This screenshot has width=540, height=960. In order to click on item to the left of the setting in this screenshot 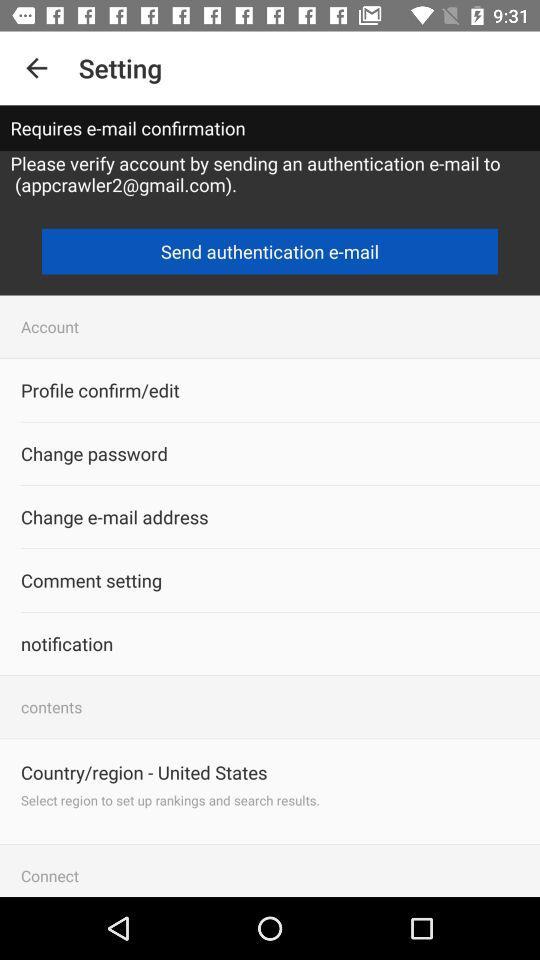, I will do `click(36, 68)`.